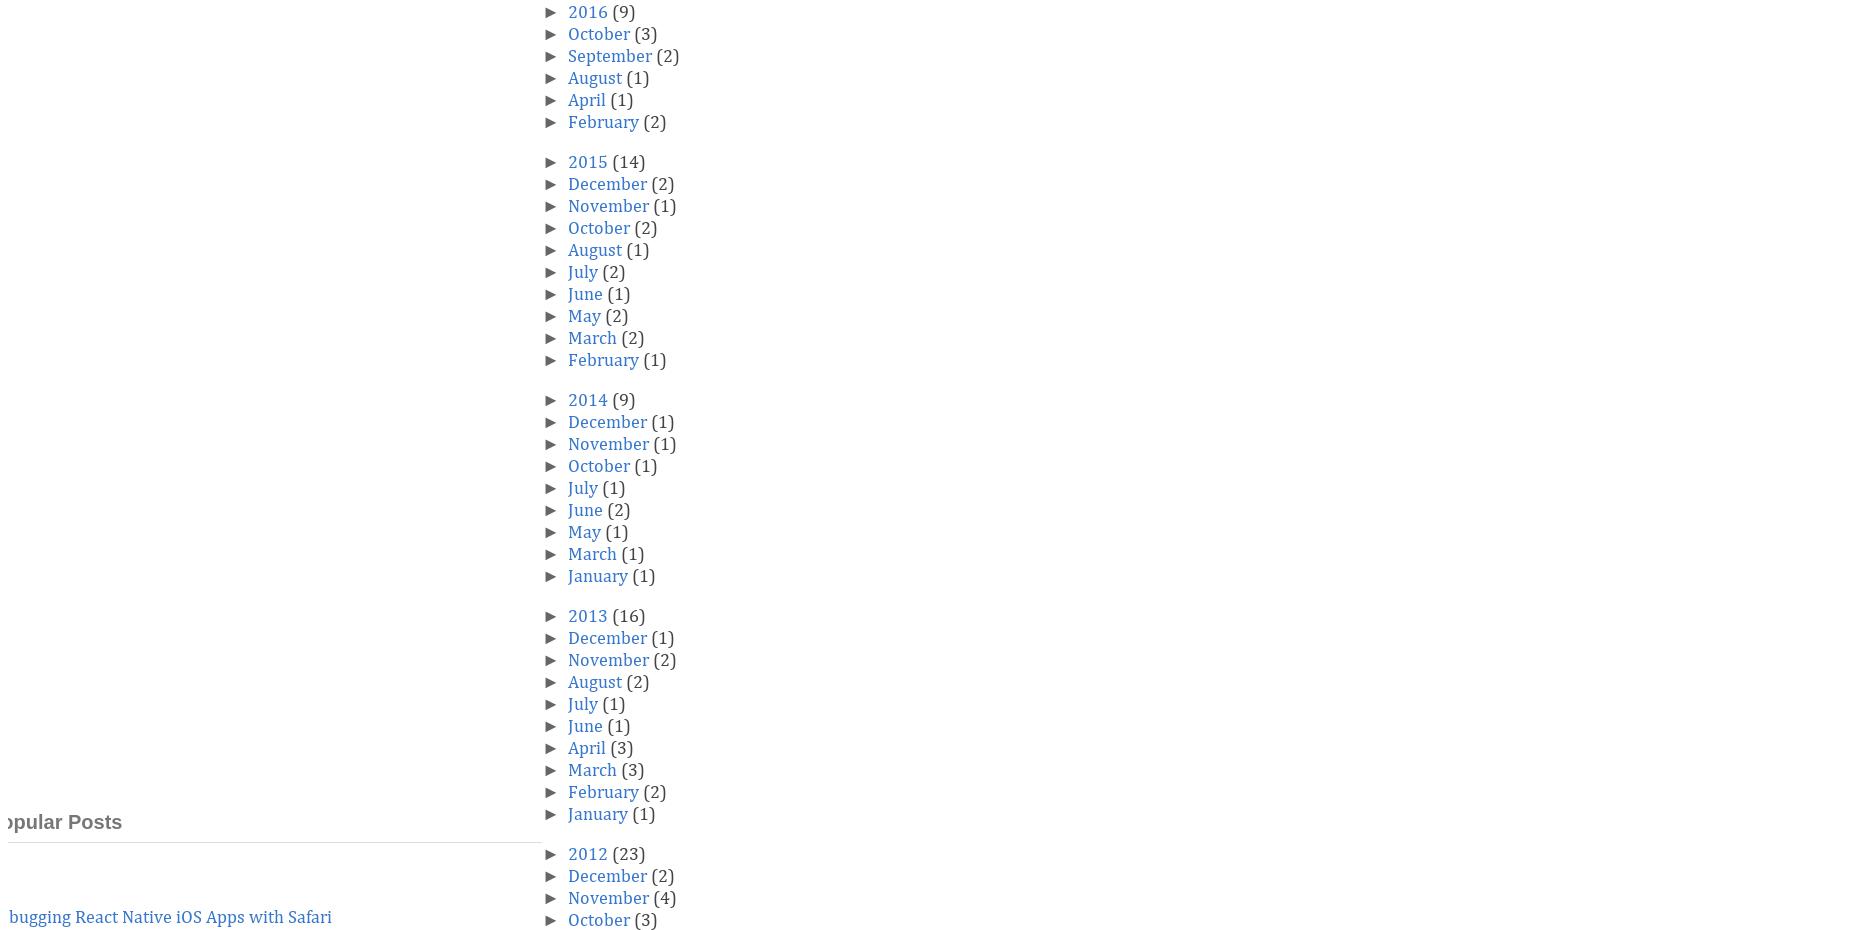 The width and height of the screenshot is (1858, 930). What do you see at coordinates (587, 401) in the screenshot?
I see `'2014'` at bounding box center [587, 401].